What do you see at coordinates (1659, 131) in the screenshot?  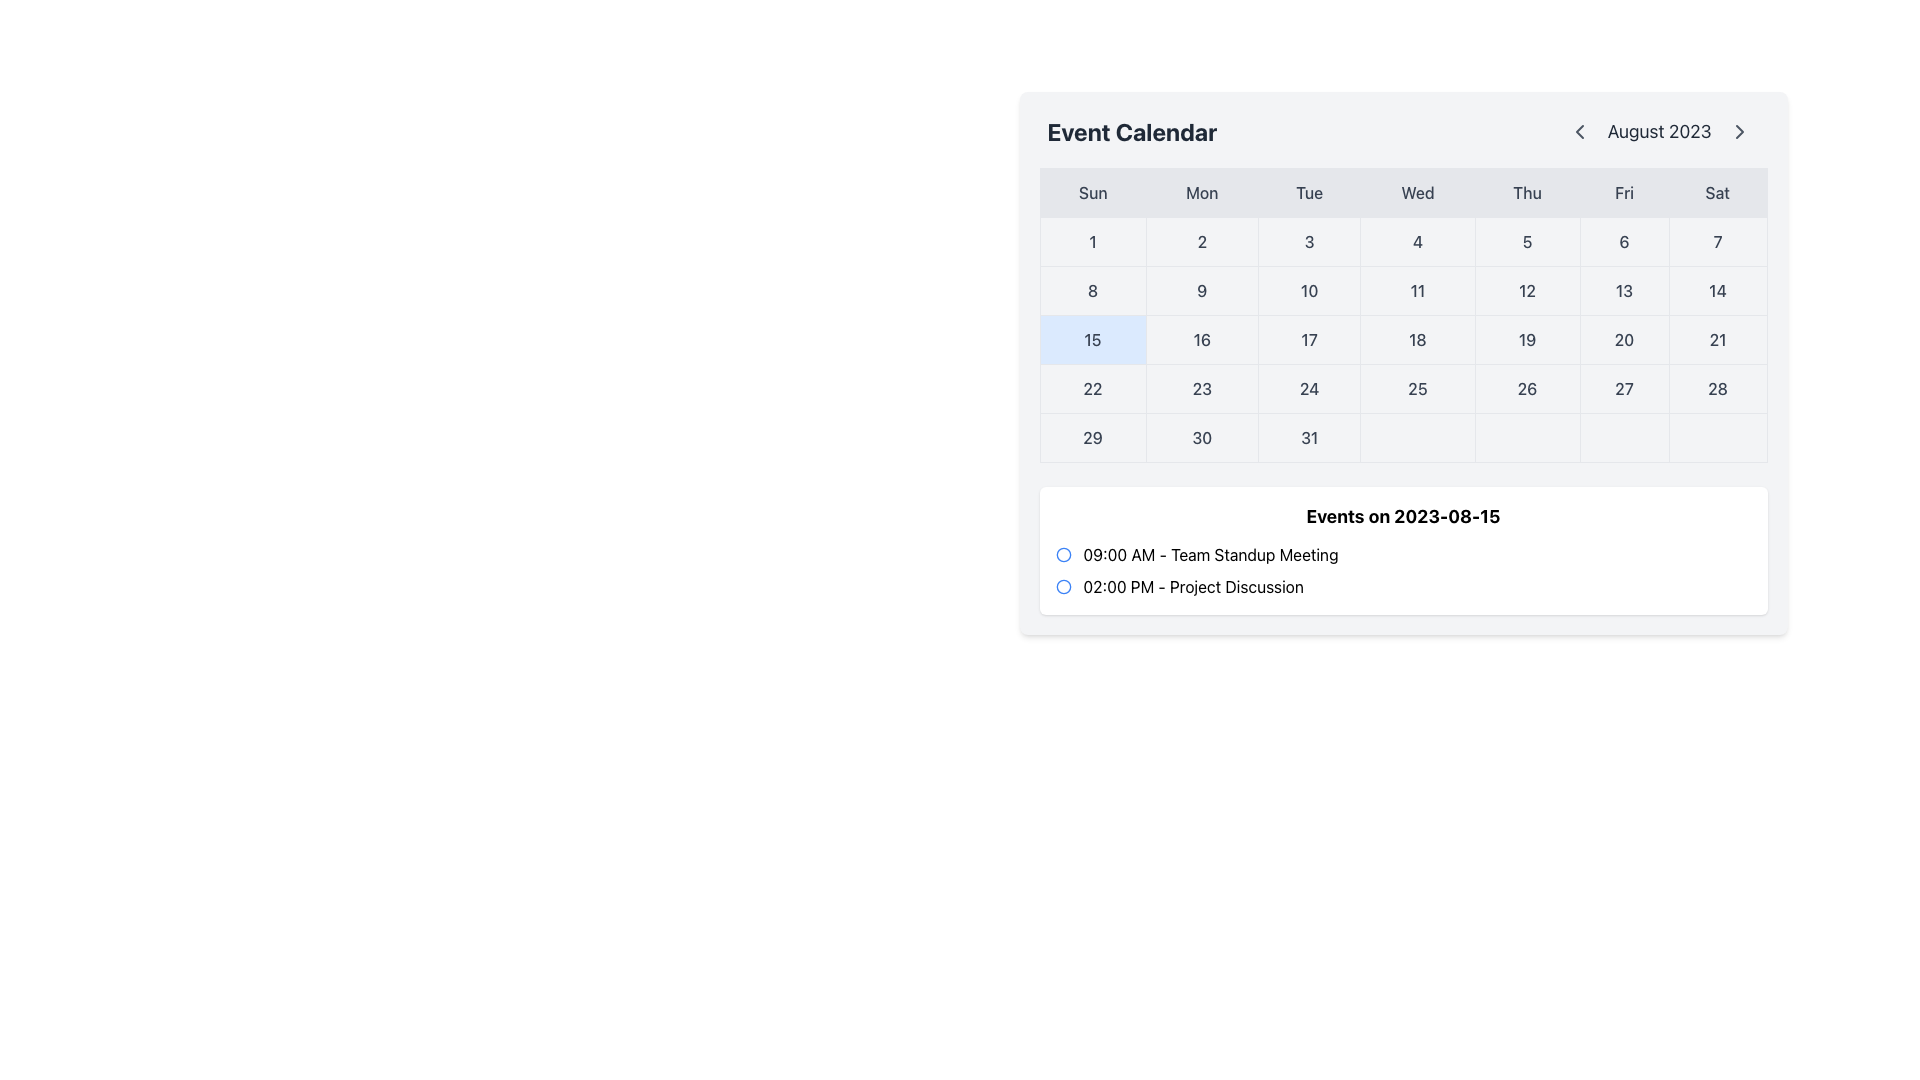 I see `the Text Label that indicates the current month and year in the calendar` at bounding box center [1659, 131].